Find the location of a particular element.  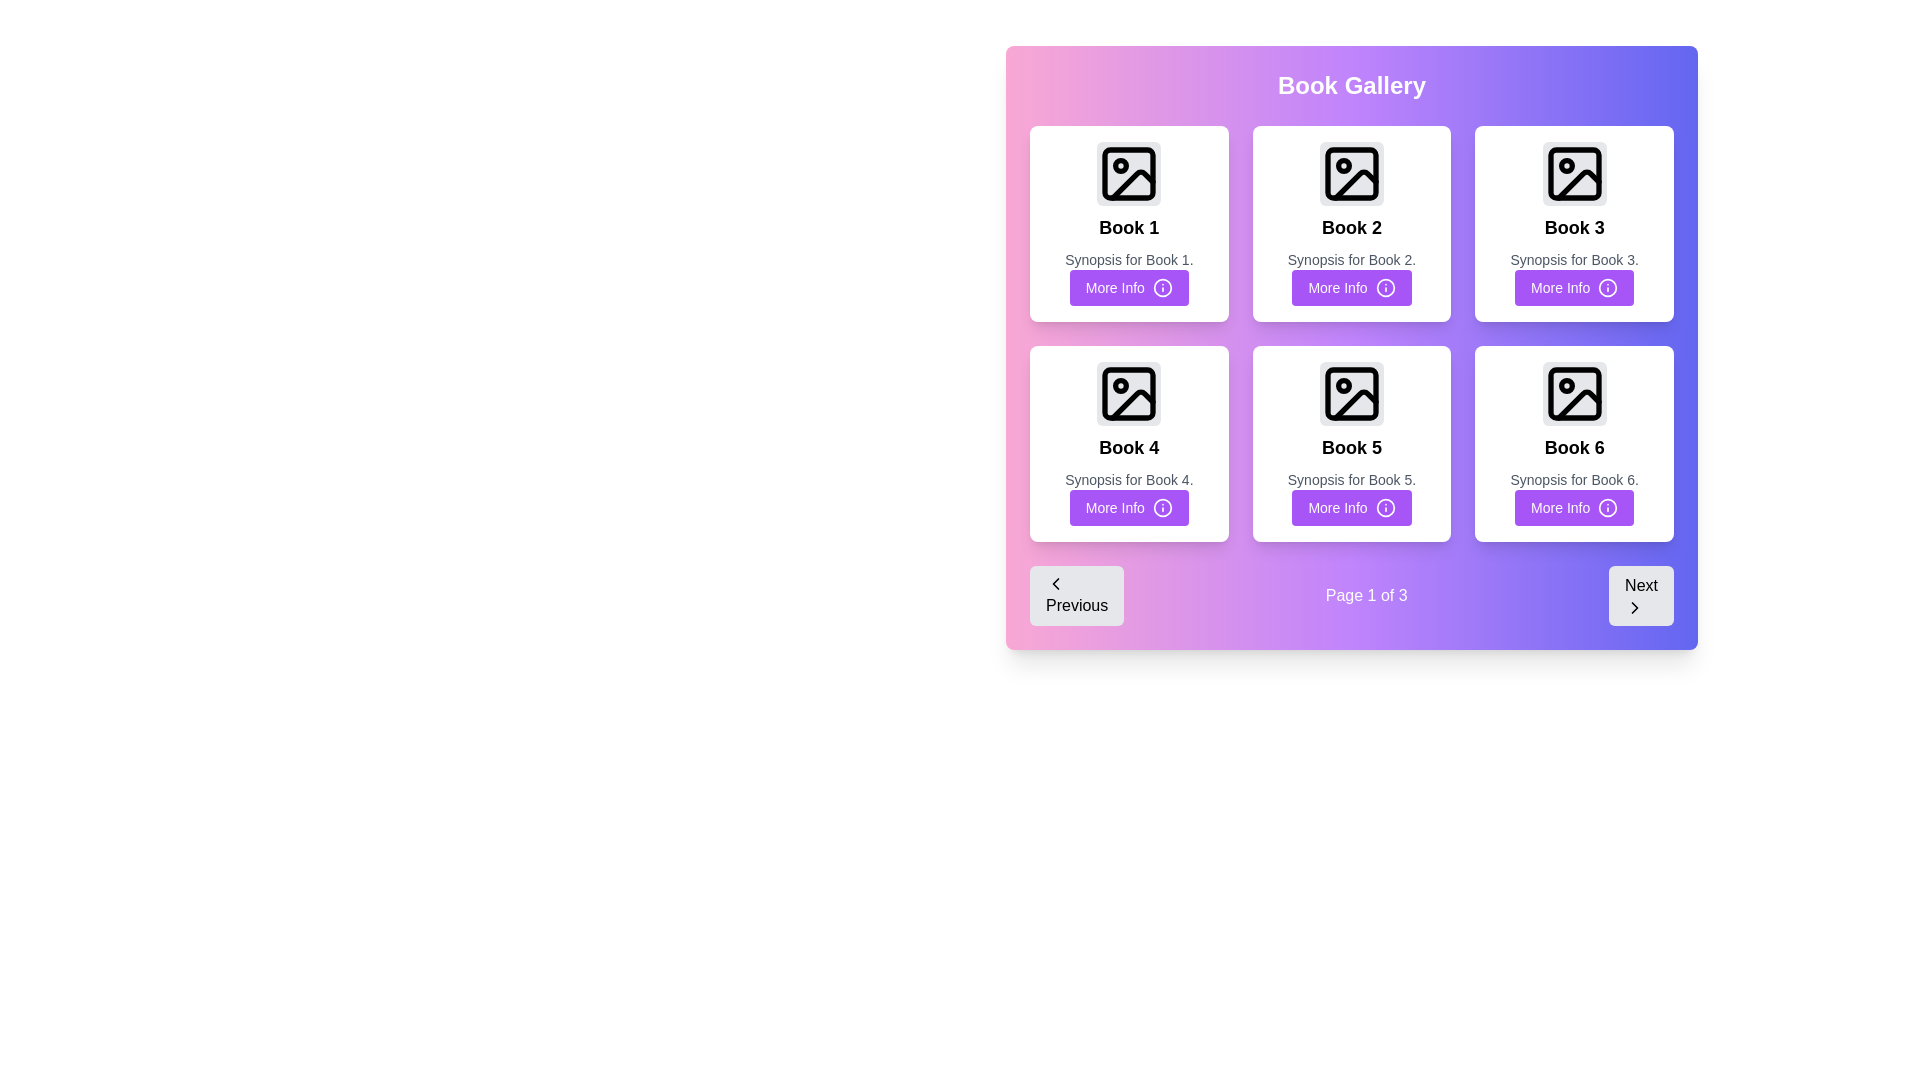

the icon representing the first book cover in the 'Book Gallery' section, positioned above the label 'Book 1' and its synopsis is located at coordinates (1129, 172).